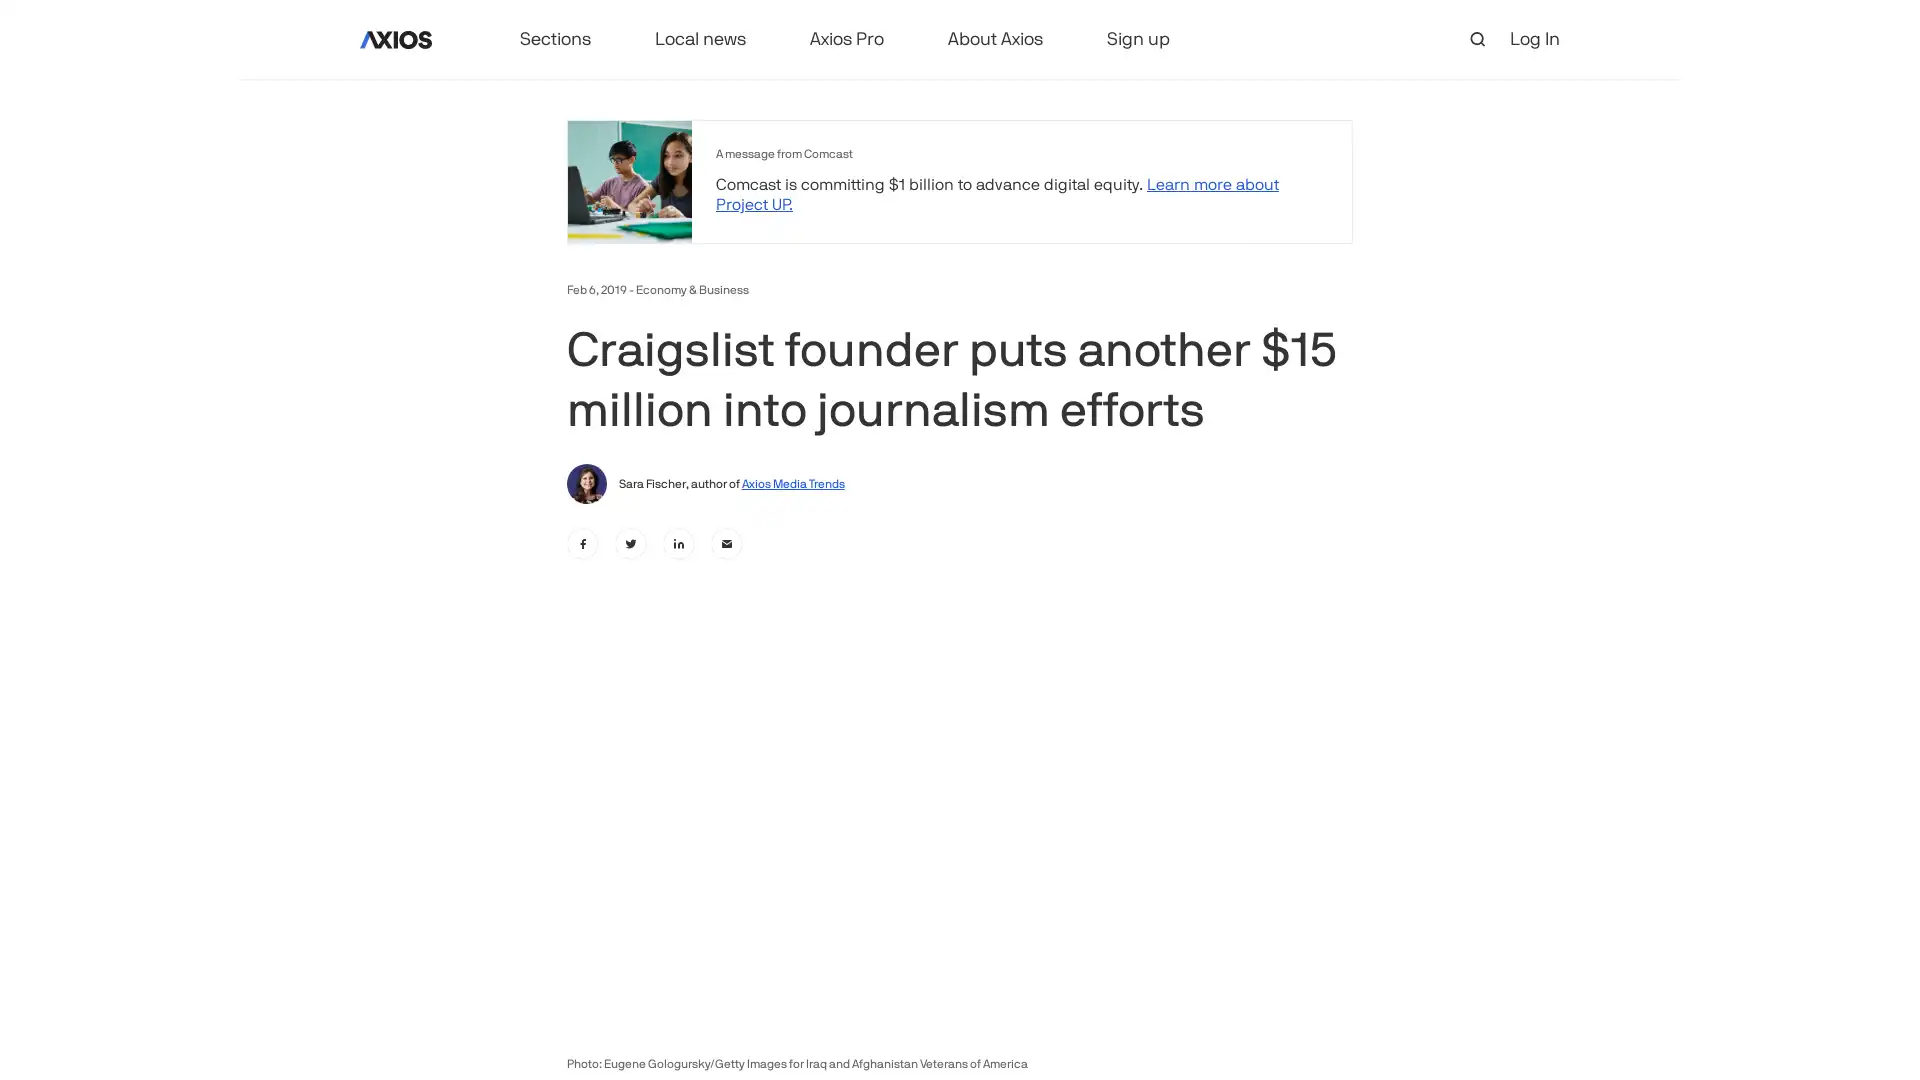 The width and height of the screenshot is (1920, 1080). What do you see at coordinates (628, 543) in the screenshot?
I see `twitter` at bounding box center [628, 543].